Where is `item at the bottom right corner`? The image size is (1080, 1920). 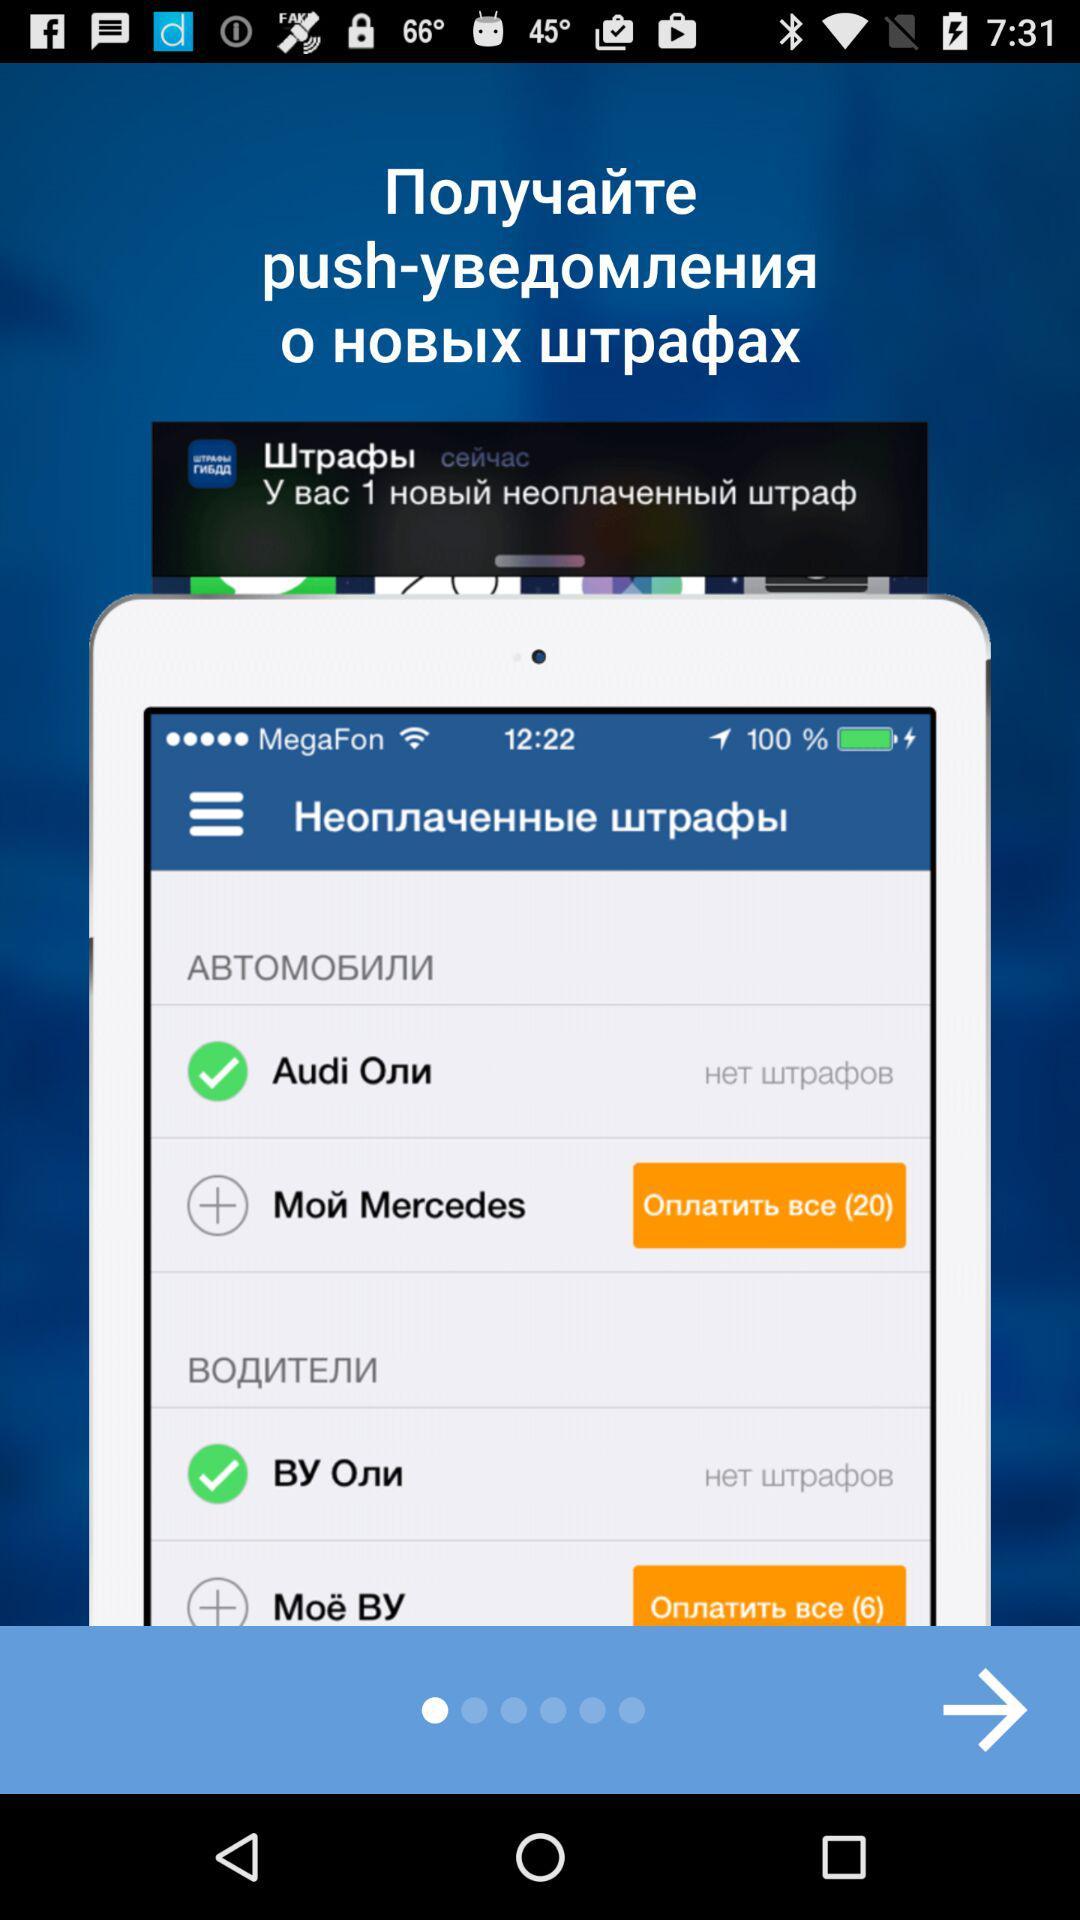
item at the bottom right corner is located at coordinates (963, 1708).